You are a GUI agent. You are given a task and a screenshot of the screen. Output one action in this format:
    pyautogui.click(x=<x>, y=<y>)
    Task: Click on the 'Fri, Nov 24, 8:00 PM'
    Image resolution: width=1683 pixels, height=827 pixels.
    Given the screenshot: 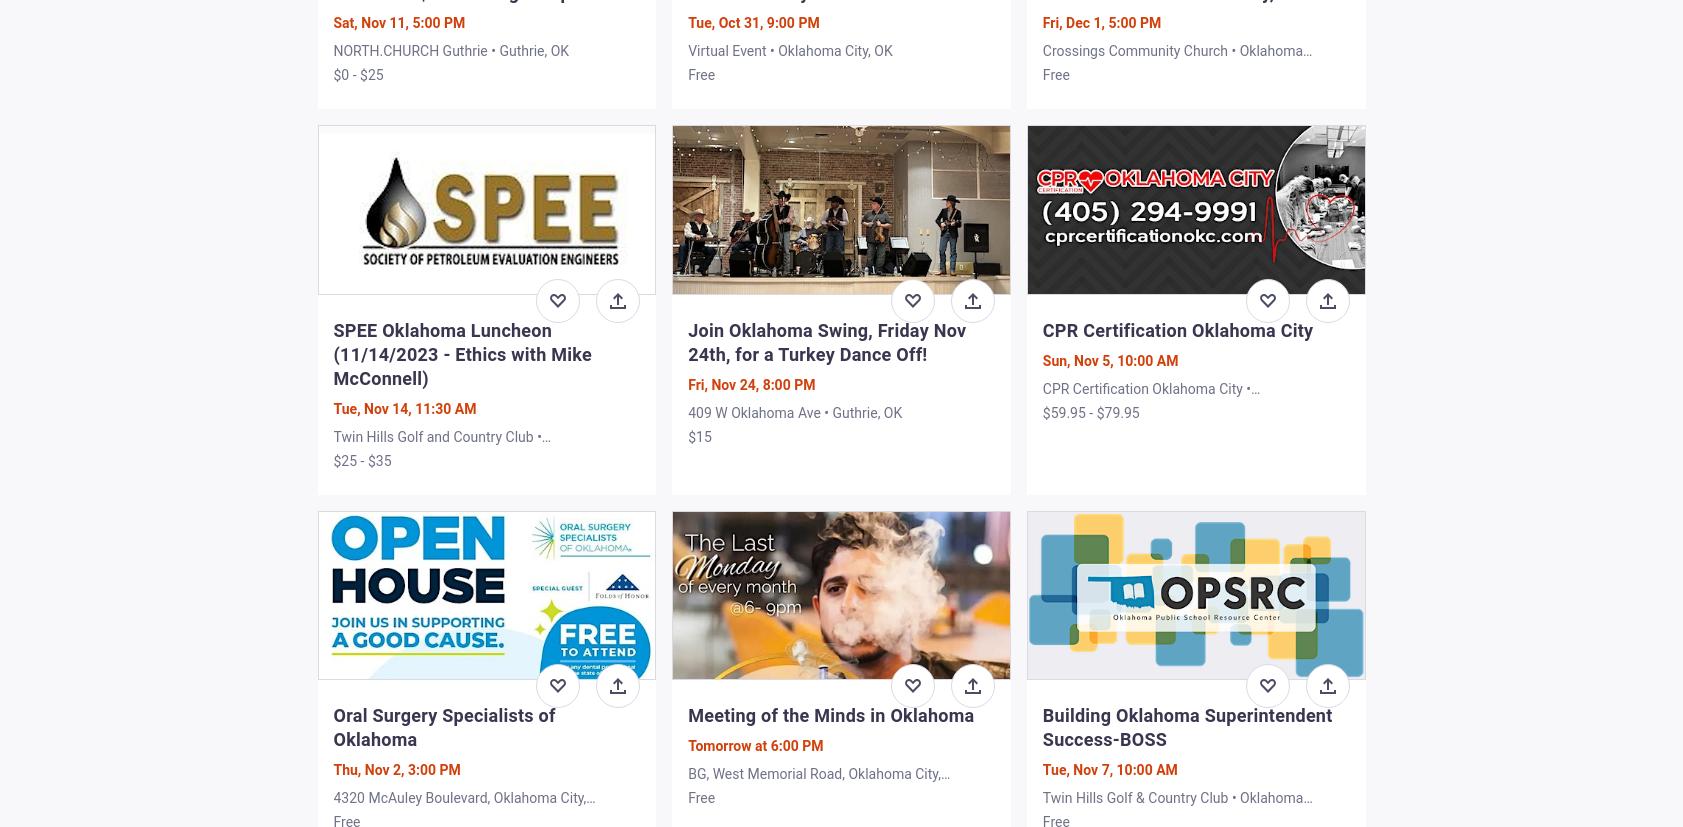 What is the action you would take?
    pyautogui.click(x=750, y=383)
    